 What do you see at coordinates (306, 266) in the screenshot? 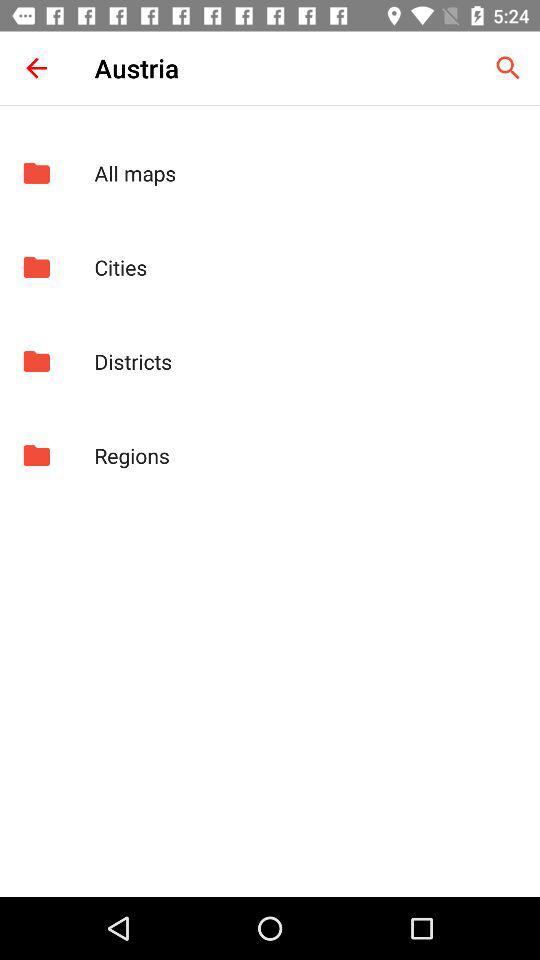
I see `icon below the all maps icon` at bounding box center [306, 266].